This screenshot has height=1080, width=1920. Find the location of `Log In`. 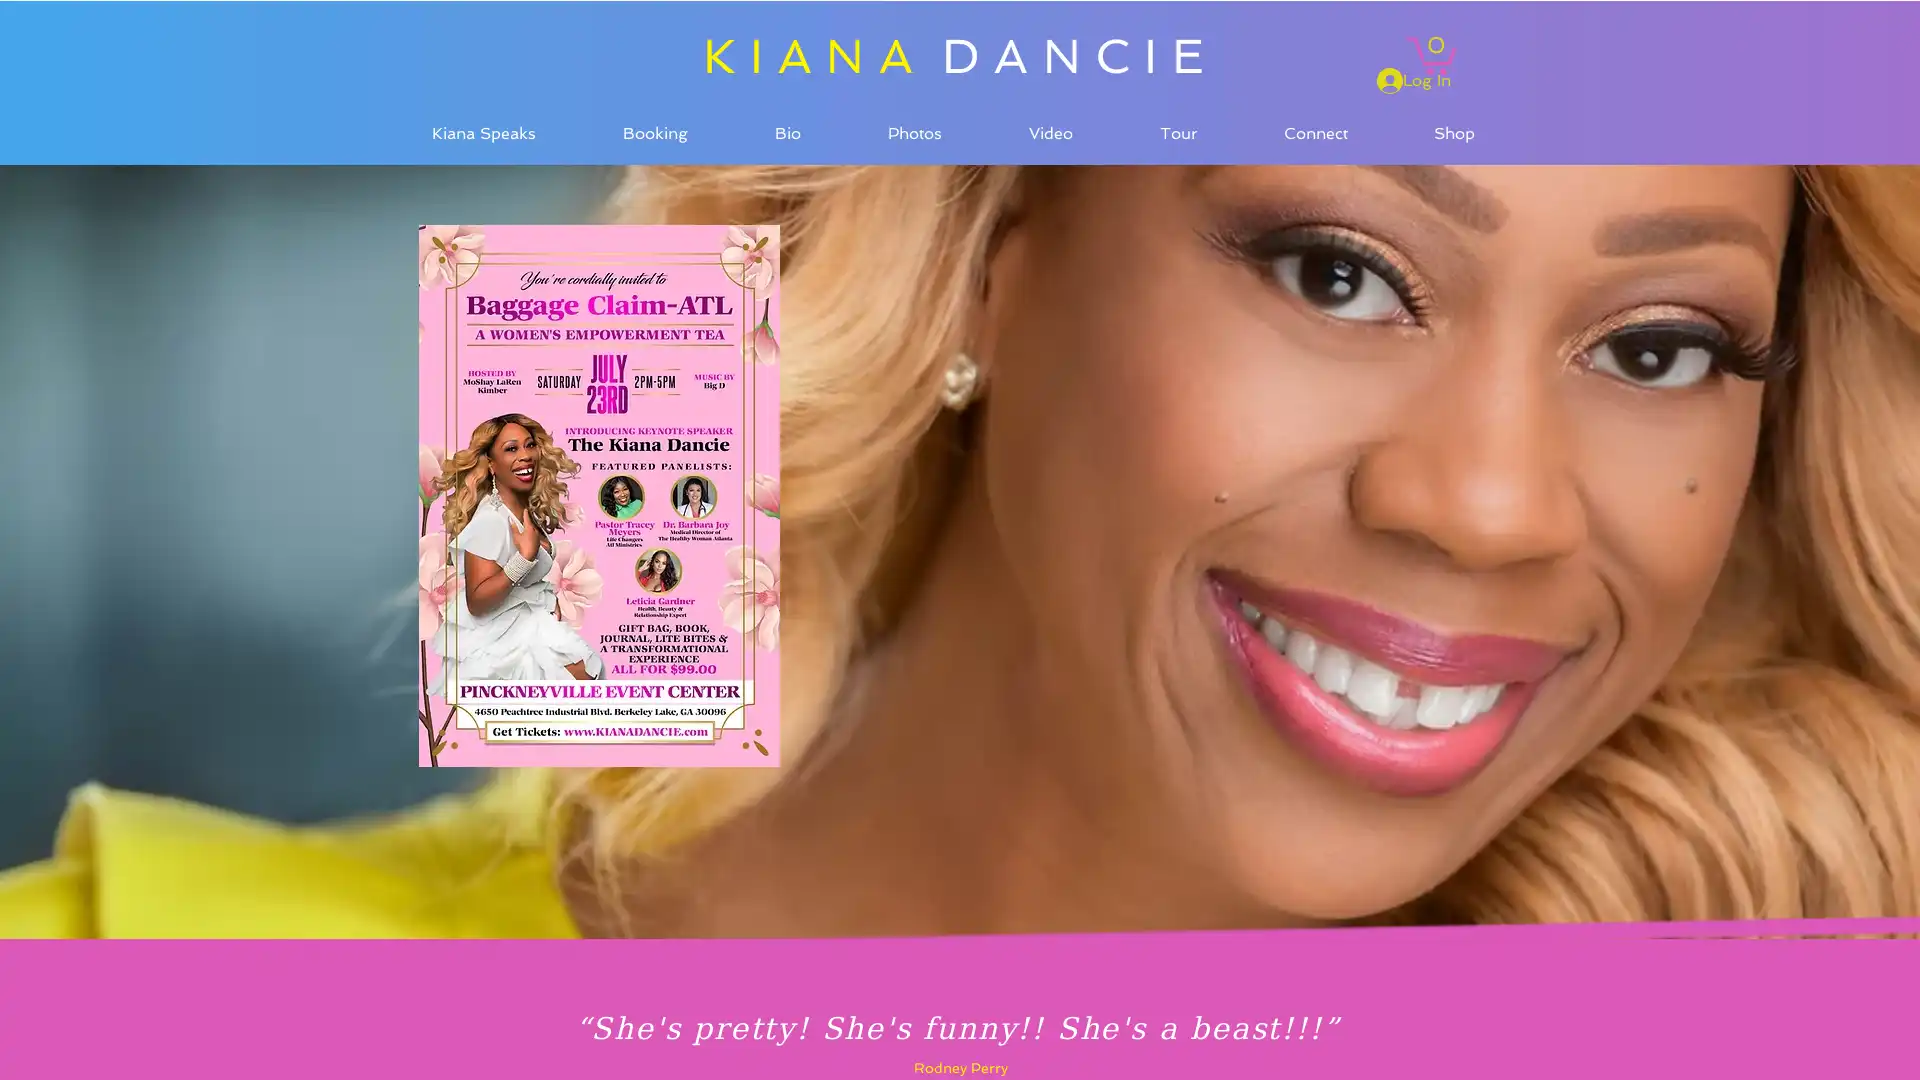

Log In is located at coordinates (1413, 79).